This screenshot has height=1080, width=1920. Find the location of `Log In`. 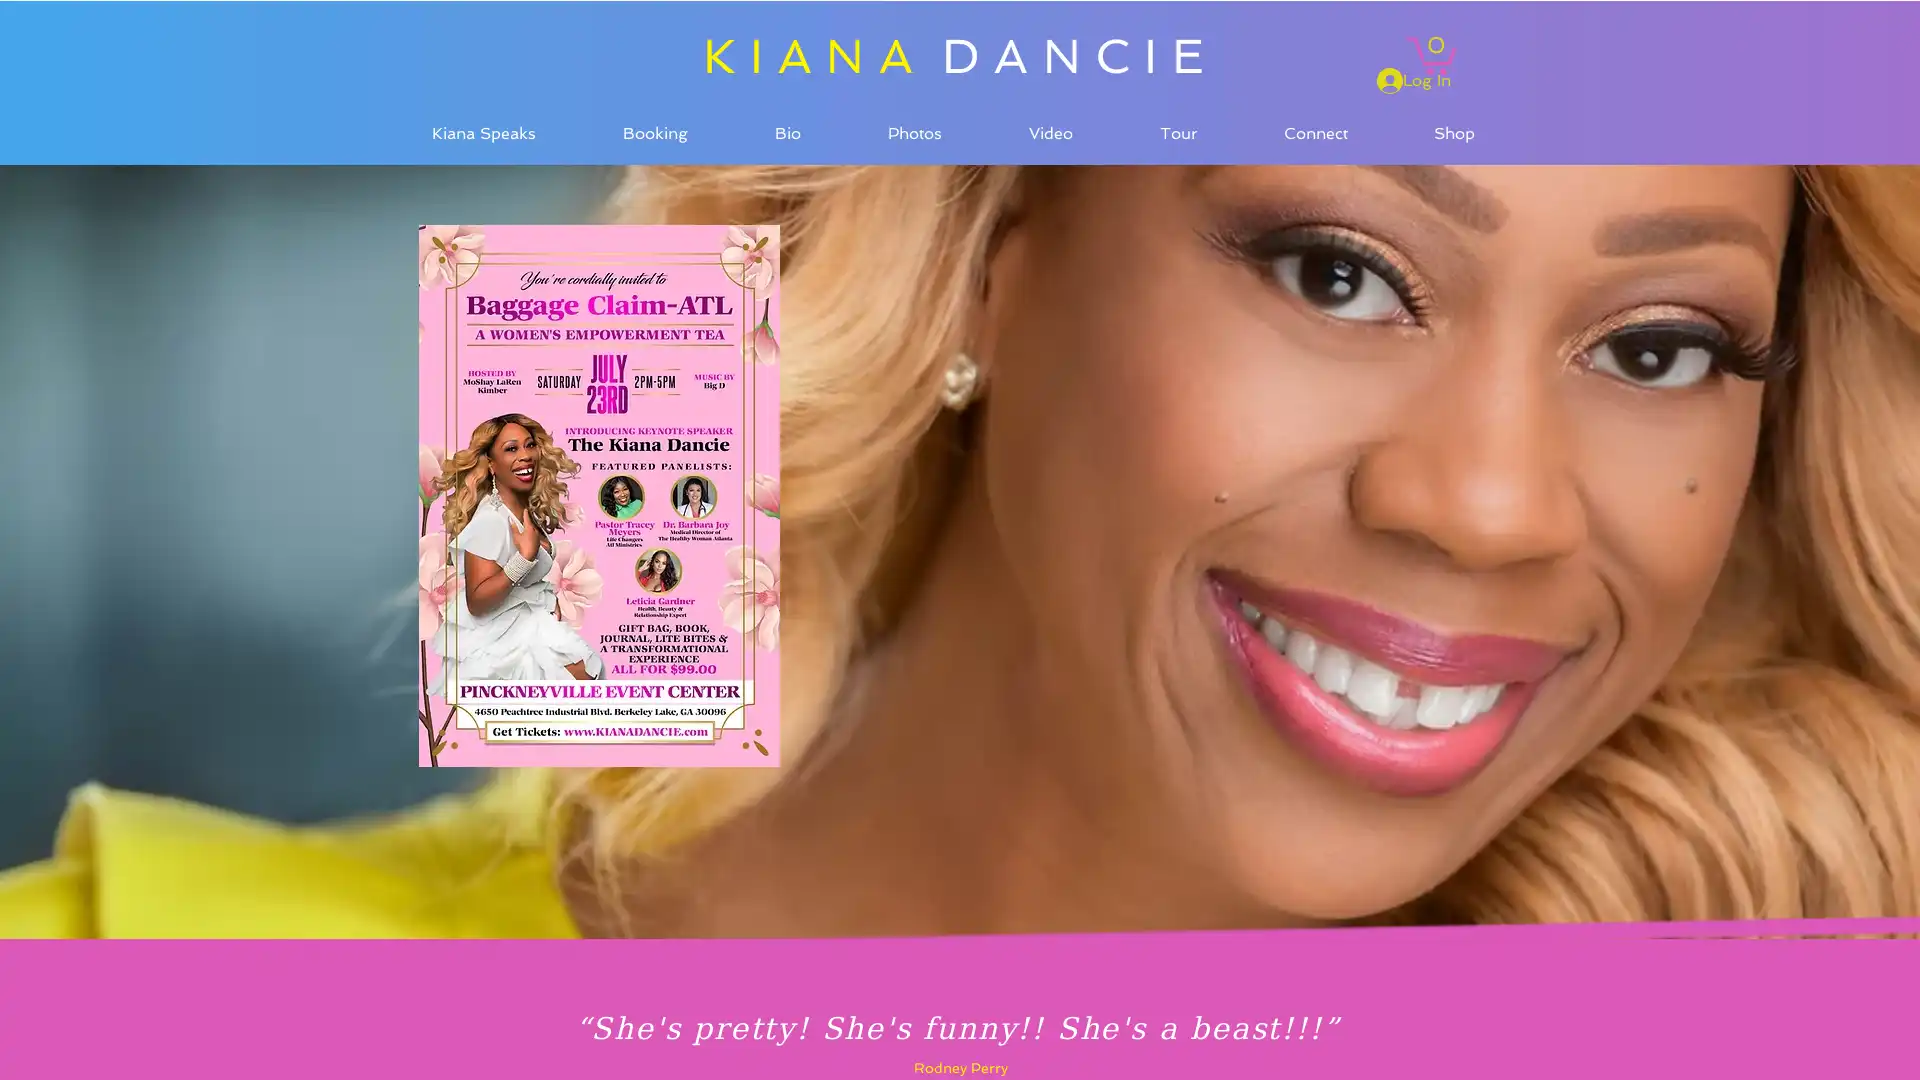

Log In is located at coordinates (1413, 79).